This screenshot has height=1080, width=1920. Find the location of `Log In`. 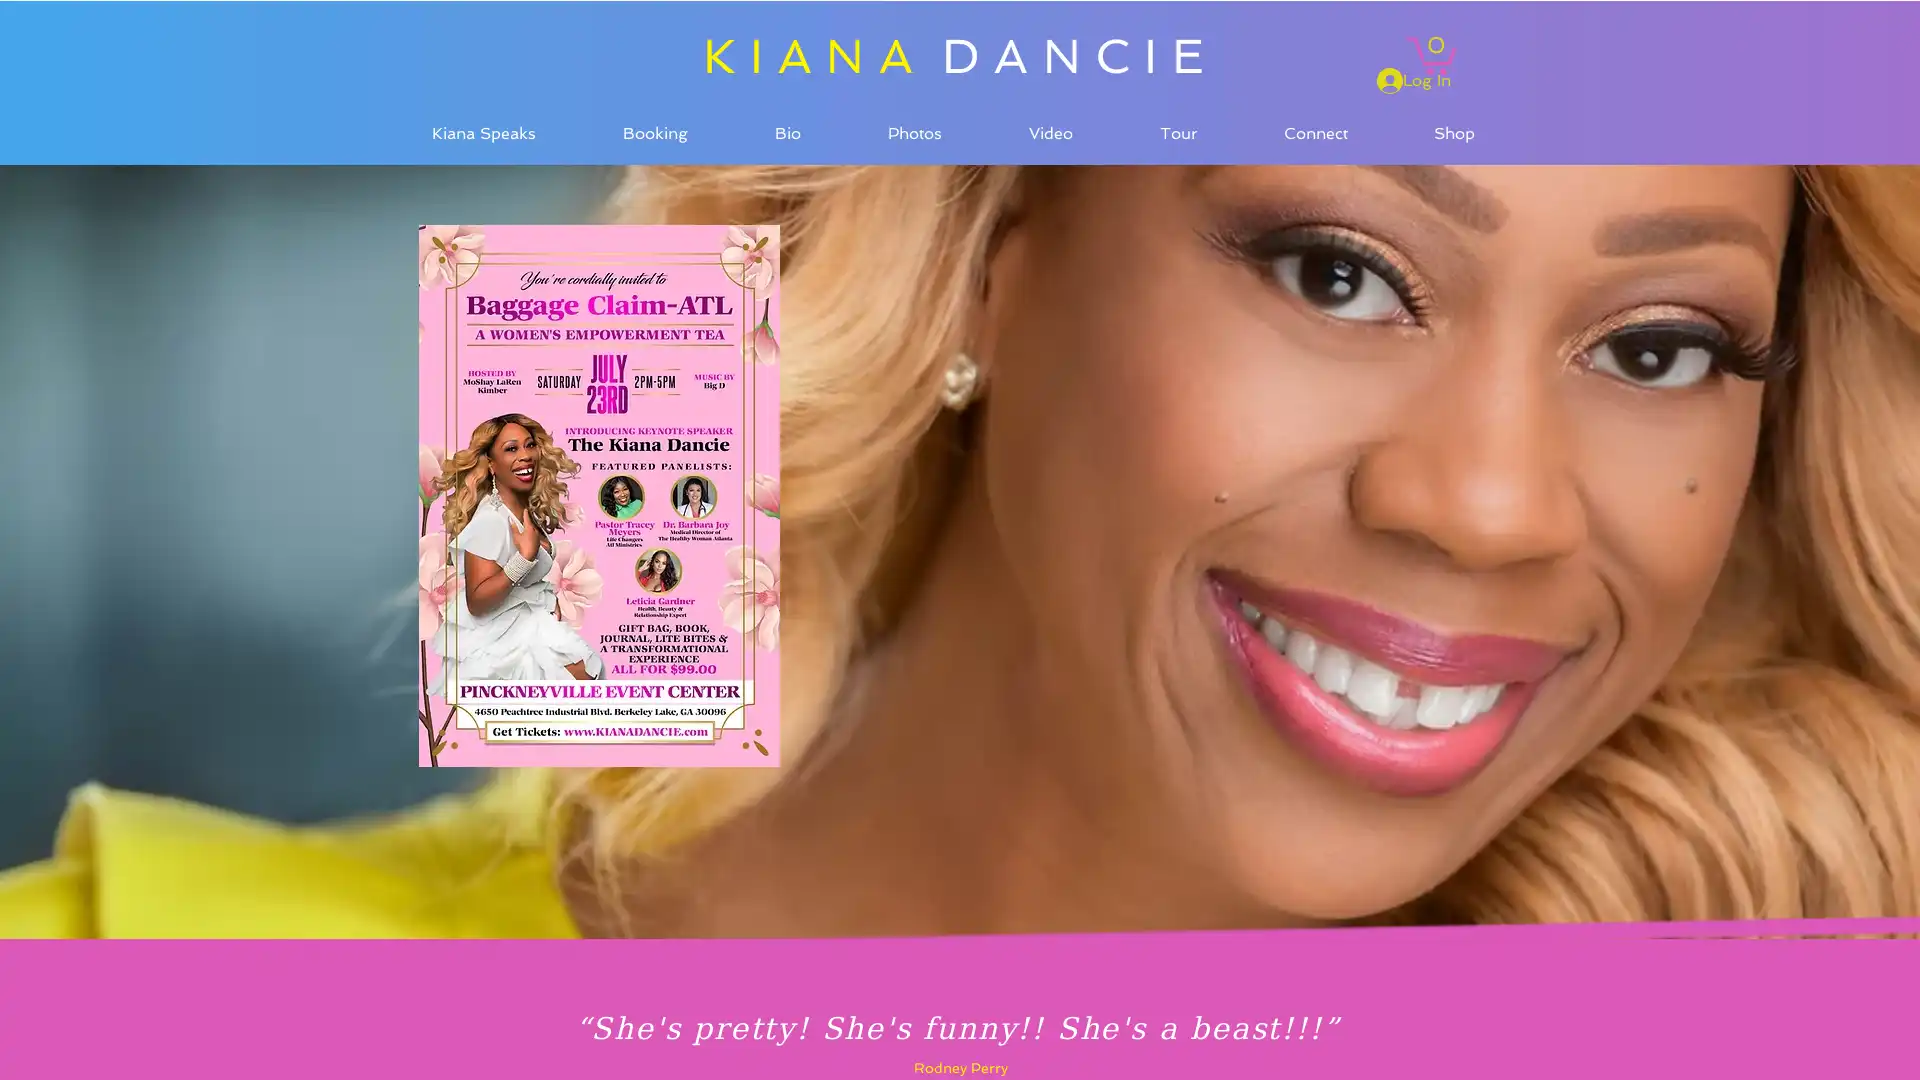

Log In is located at coordinates (1413, 79).